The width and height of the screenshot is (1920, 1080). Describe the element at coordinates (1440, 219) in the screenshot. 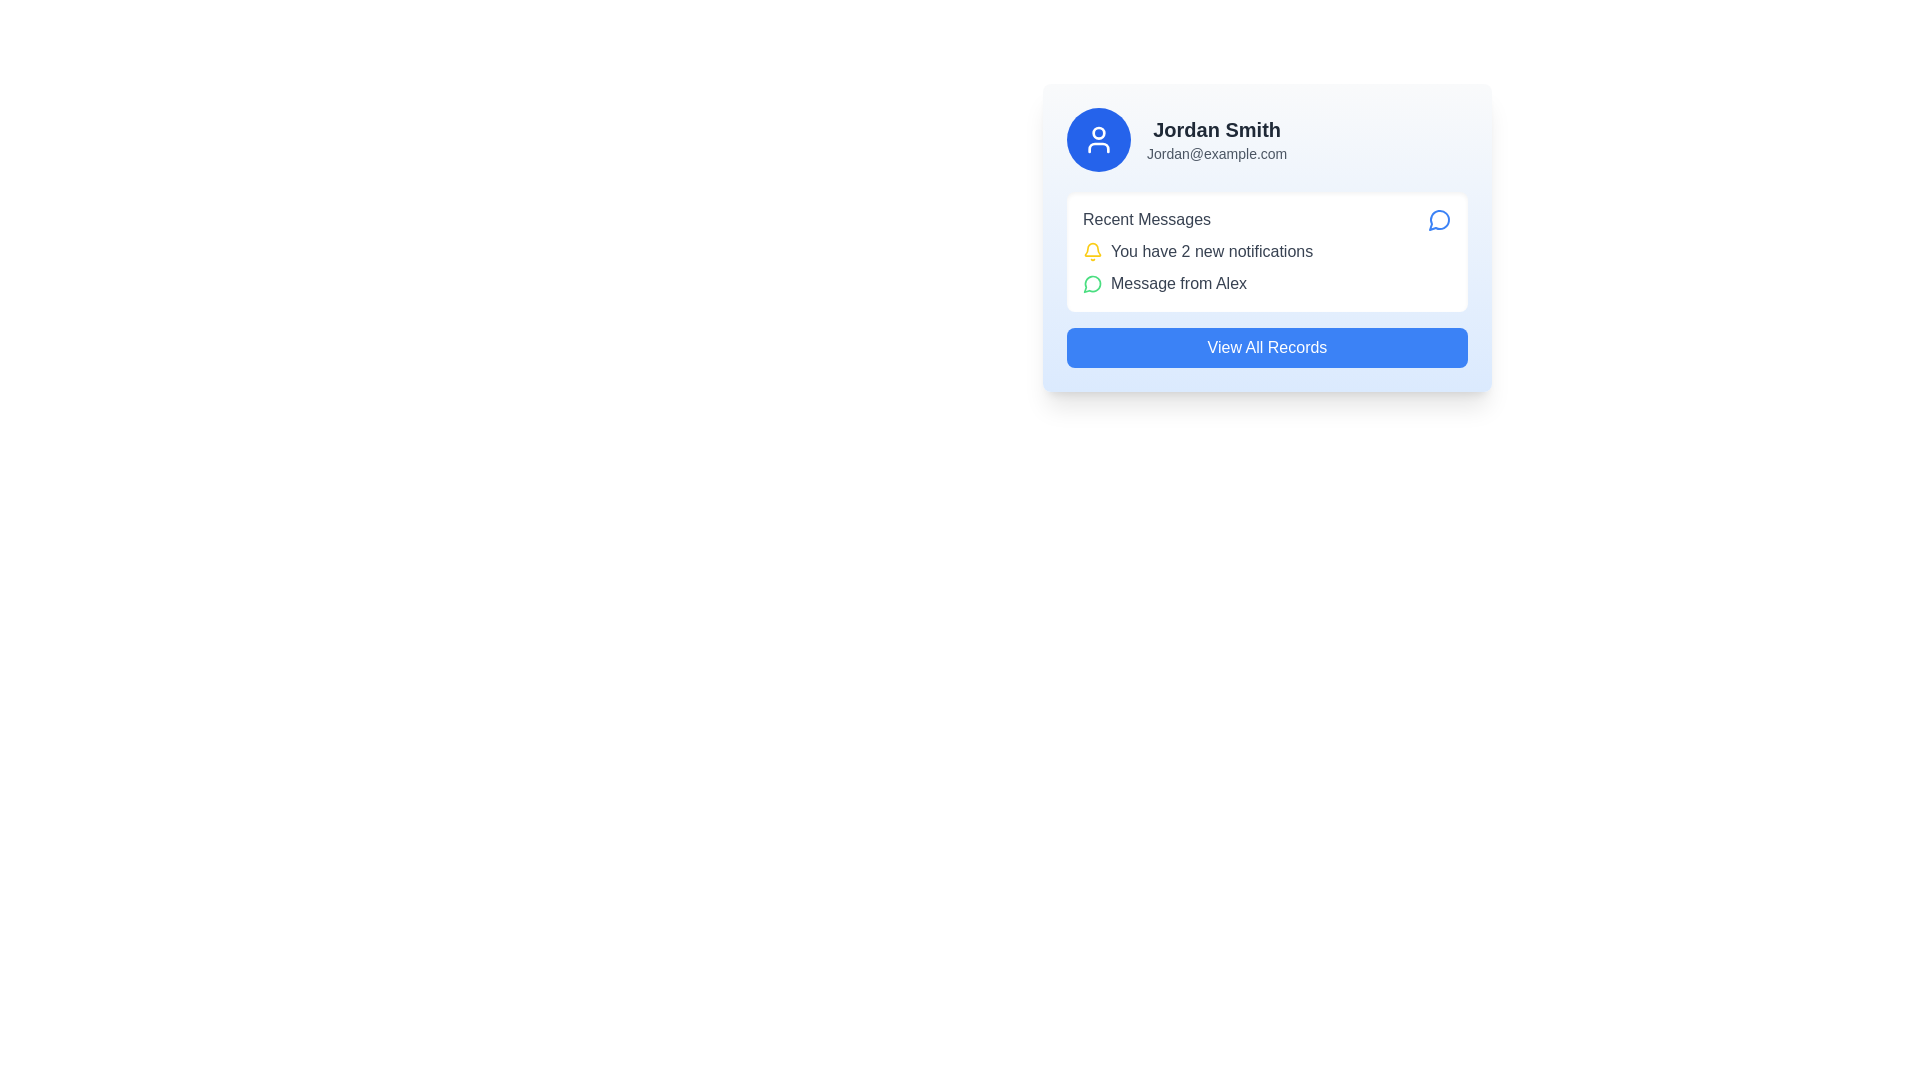

I see `the blue circular speech bubble icon located at the far-right of the header section labeled 'Recent Messages'` at that location.